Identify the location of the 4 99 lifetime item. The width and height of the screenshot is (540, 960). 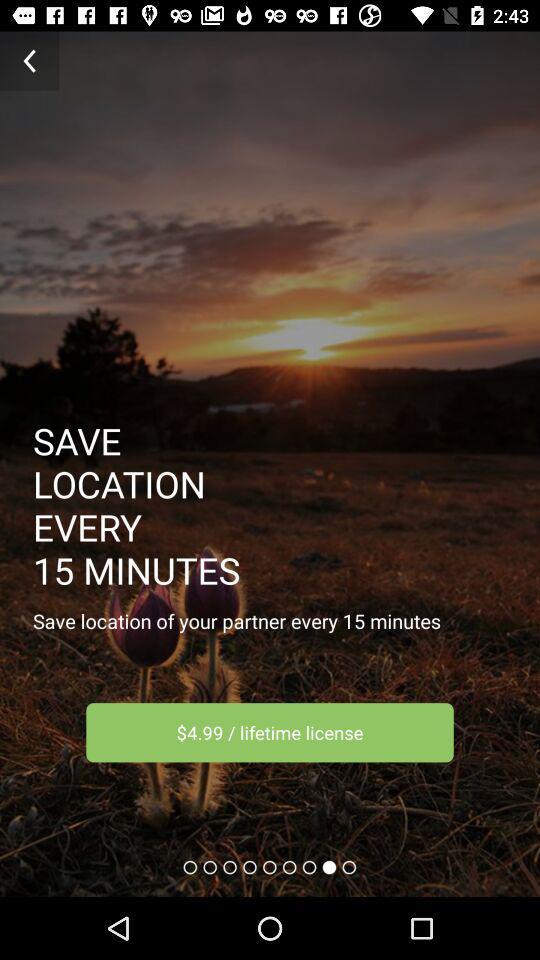
(270, 731).